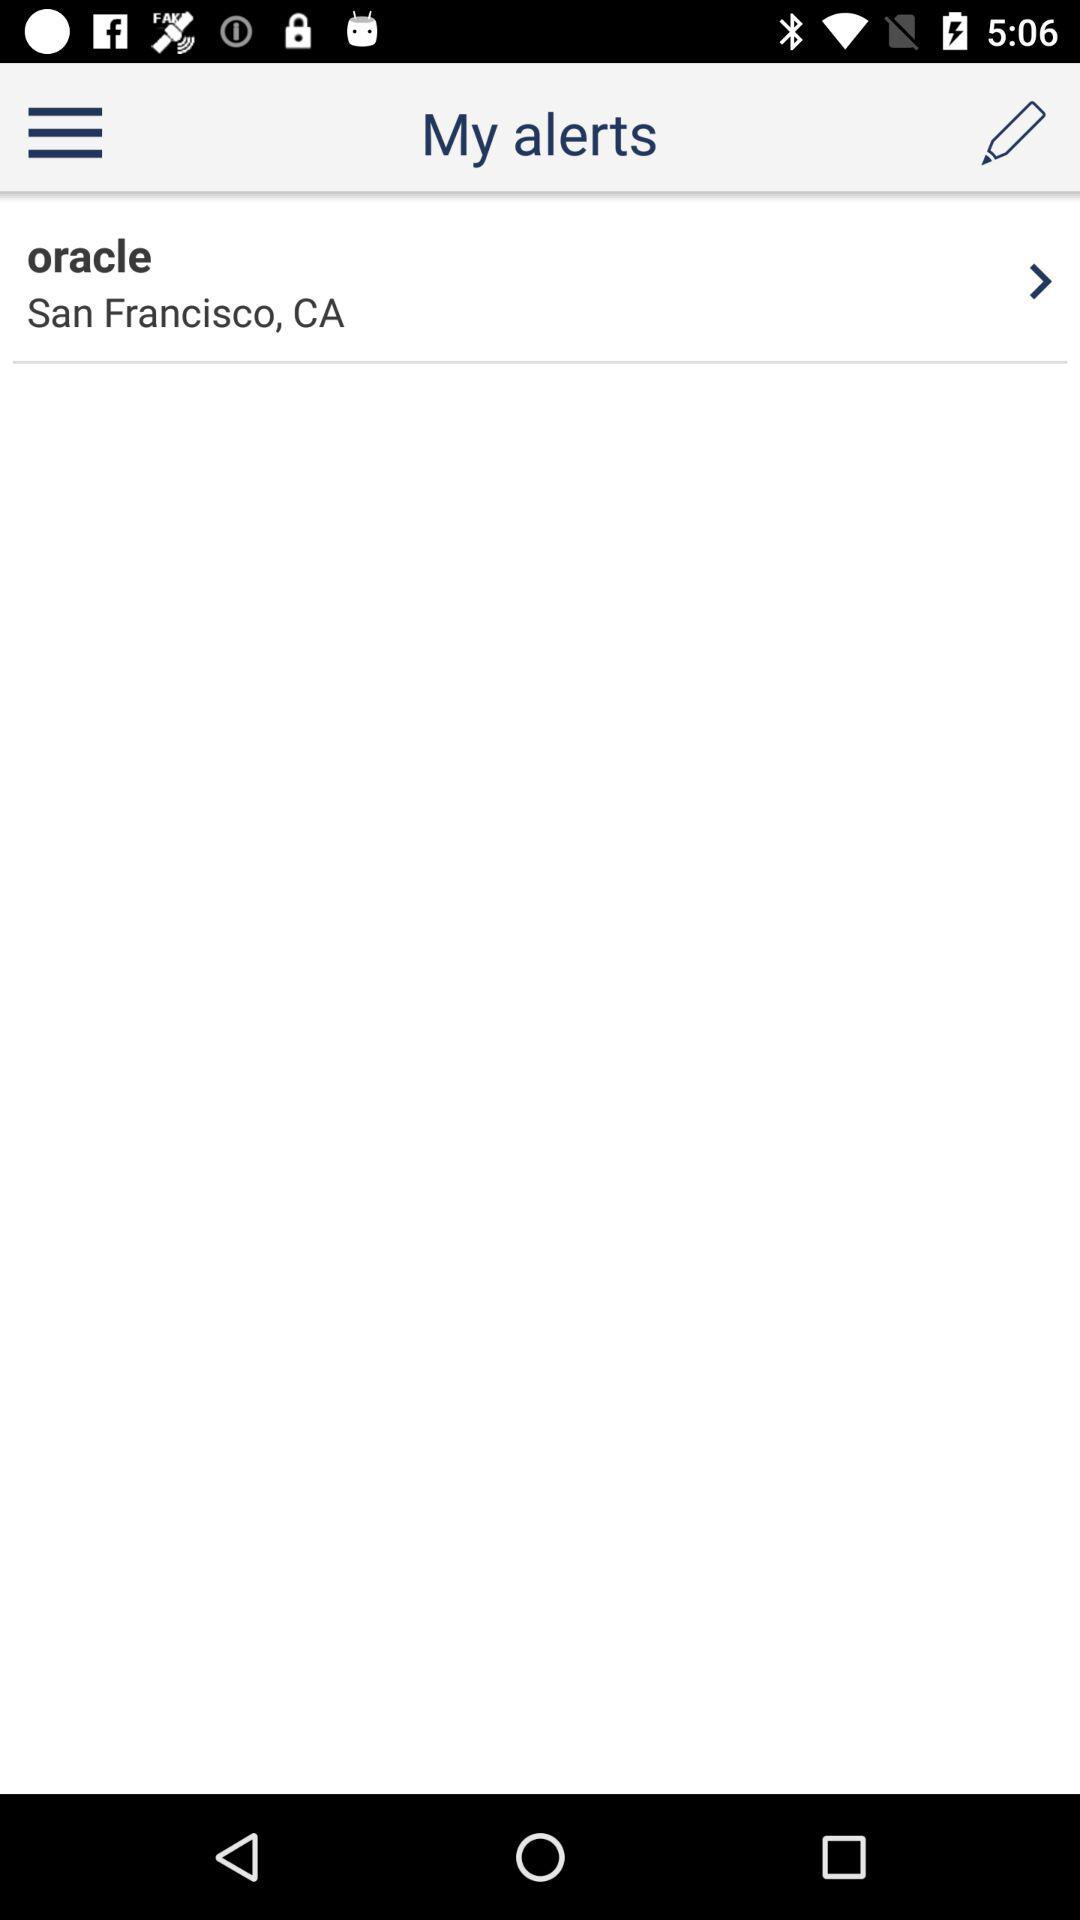  Describe the element at coordinates (1040, 280) in the screenshot. I see `4 icon` at that location.